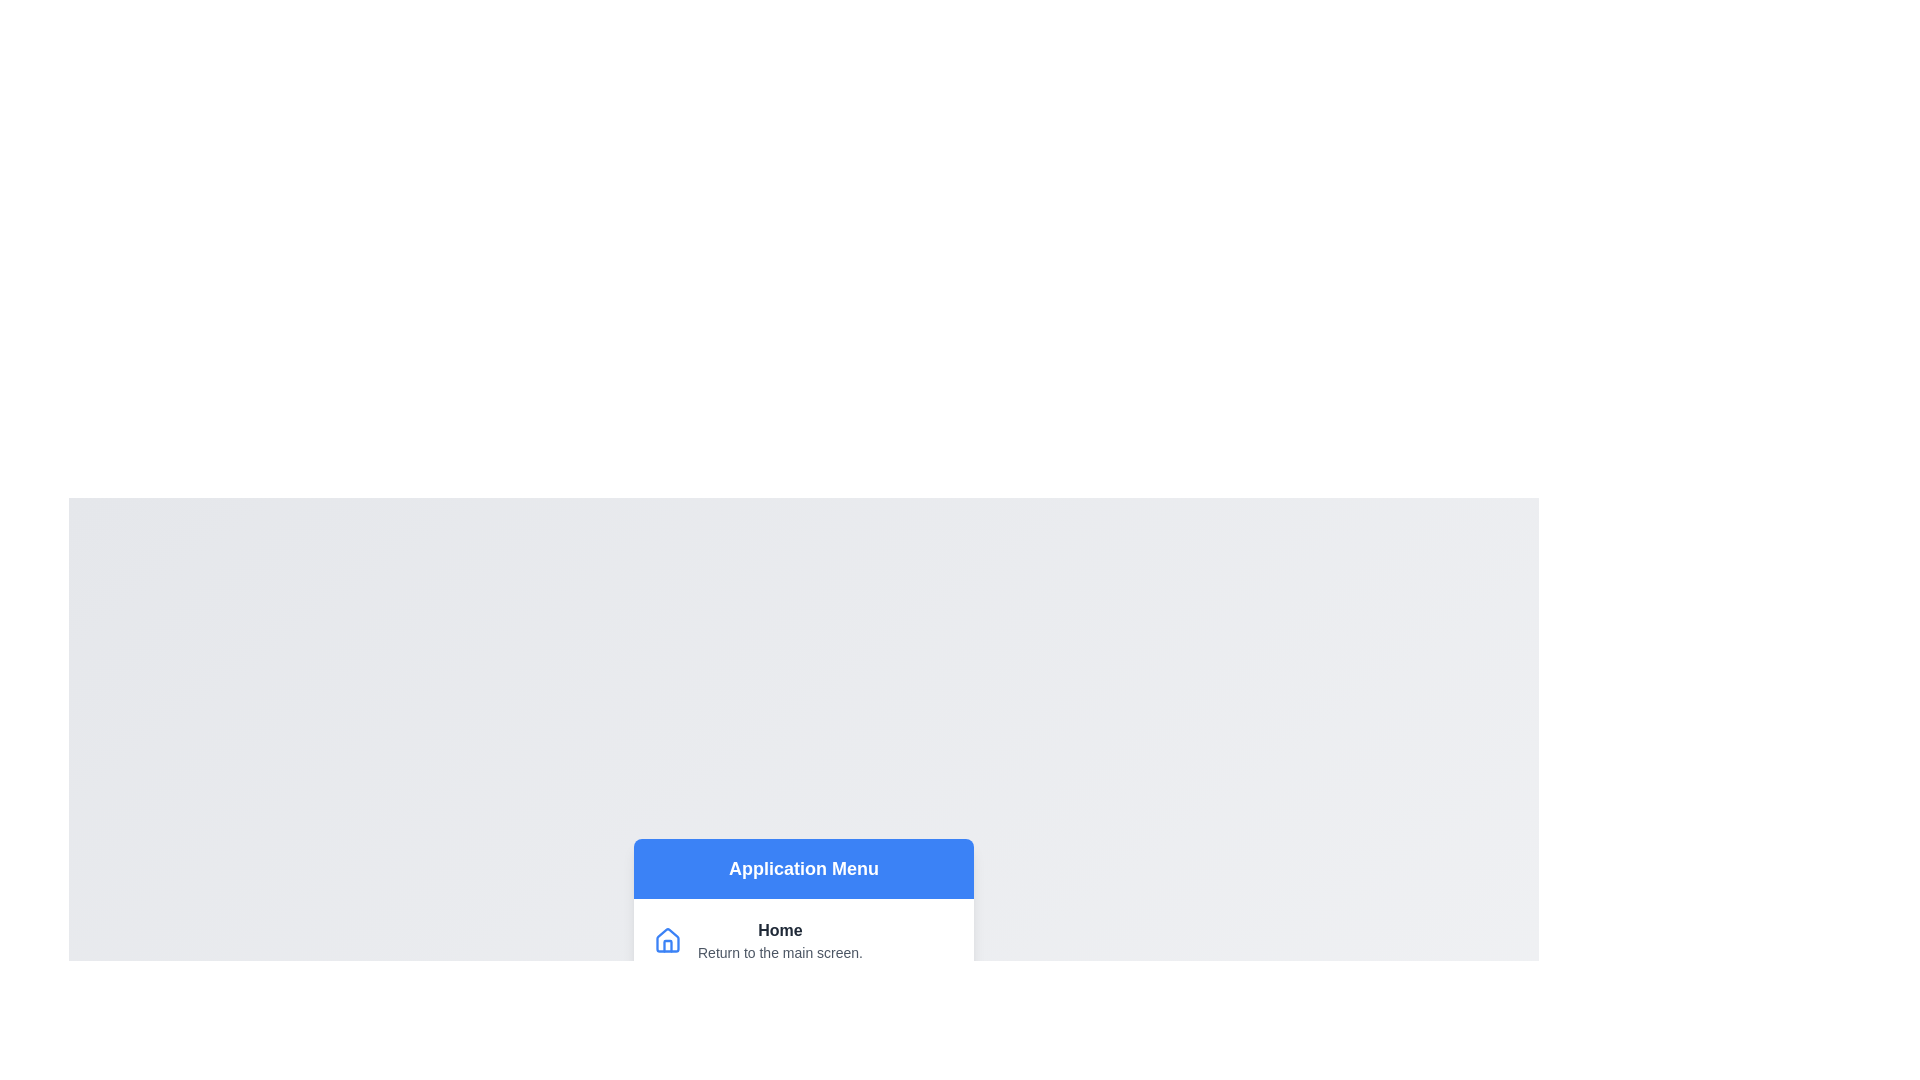 This screenshot has width=1920, height=1080. Describe the element at coordinates (804, 867) in the screenshot. I see `the menu header labeled 'Application Menu'` at that location.